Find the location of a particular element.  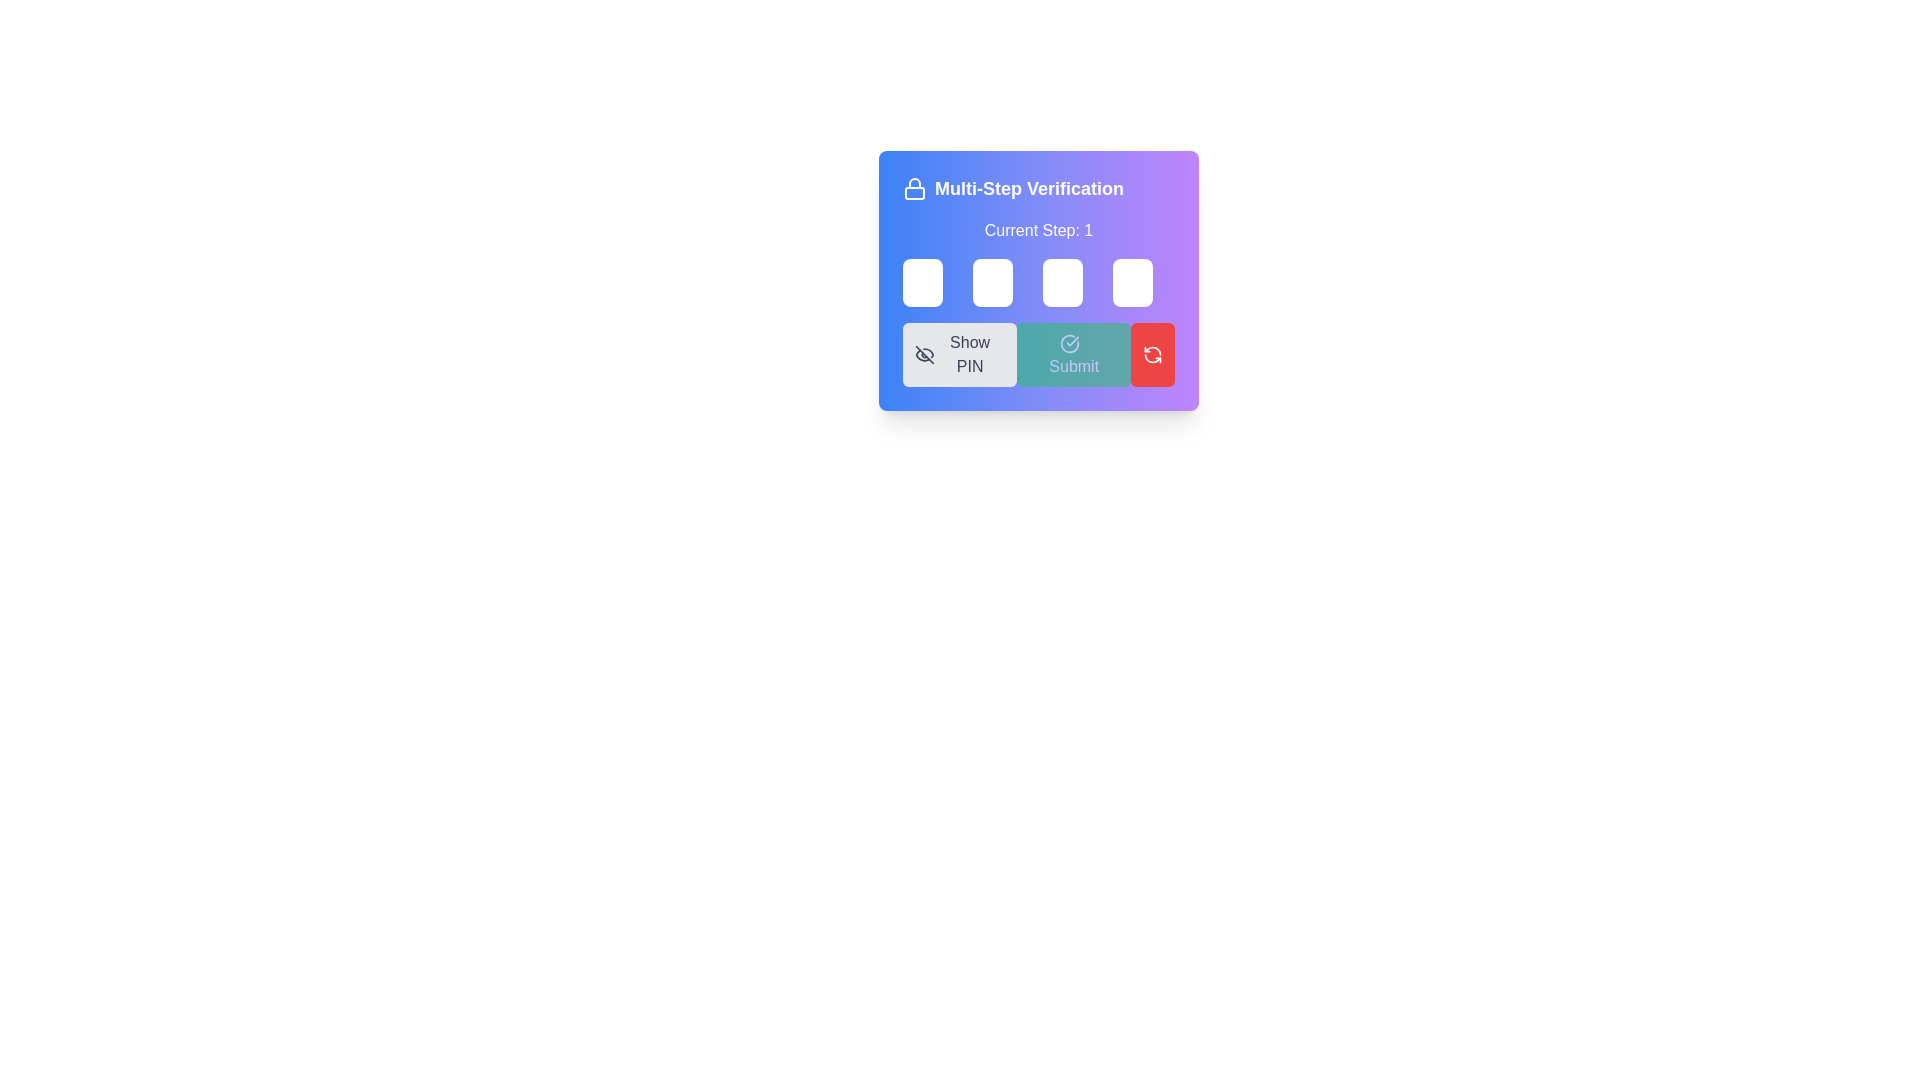

the 'eye-off' SVG icon, which is part of the 'Show PIN' button in the multi-step verification modal interface is located at coordinates (923, 353).